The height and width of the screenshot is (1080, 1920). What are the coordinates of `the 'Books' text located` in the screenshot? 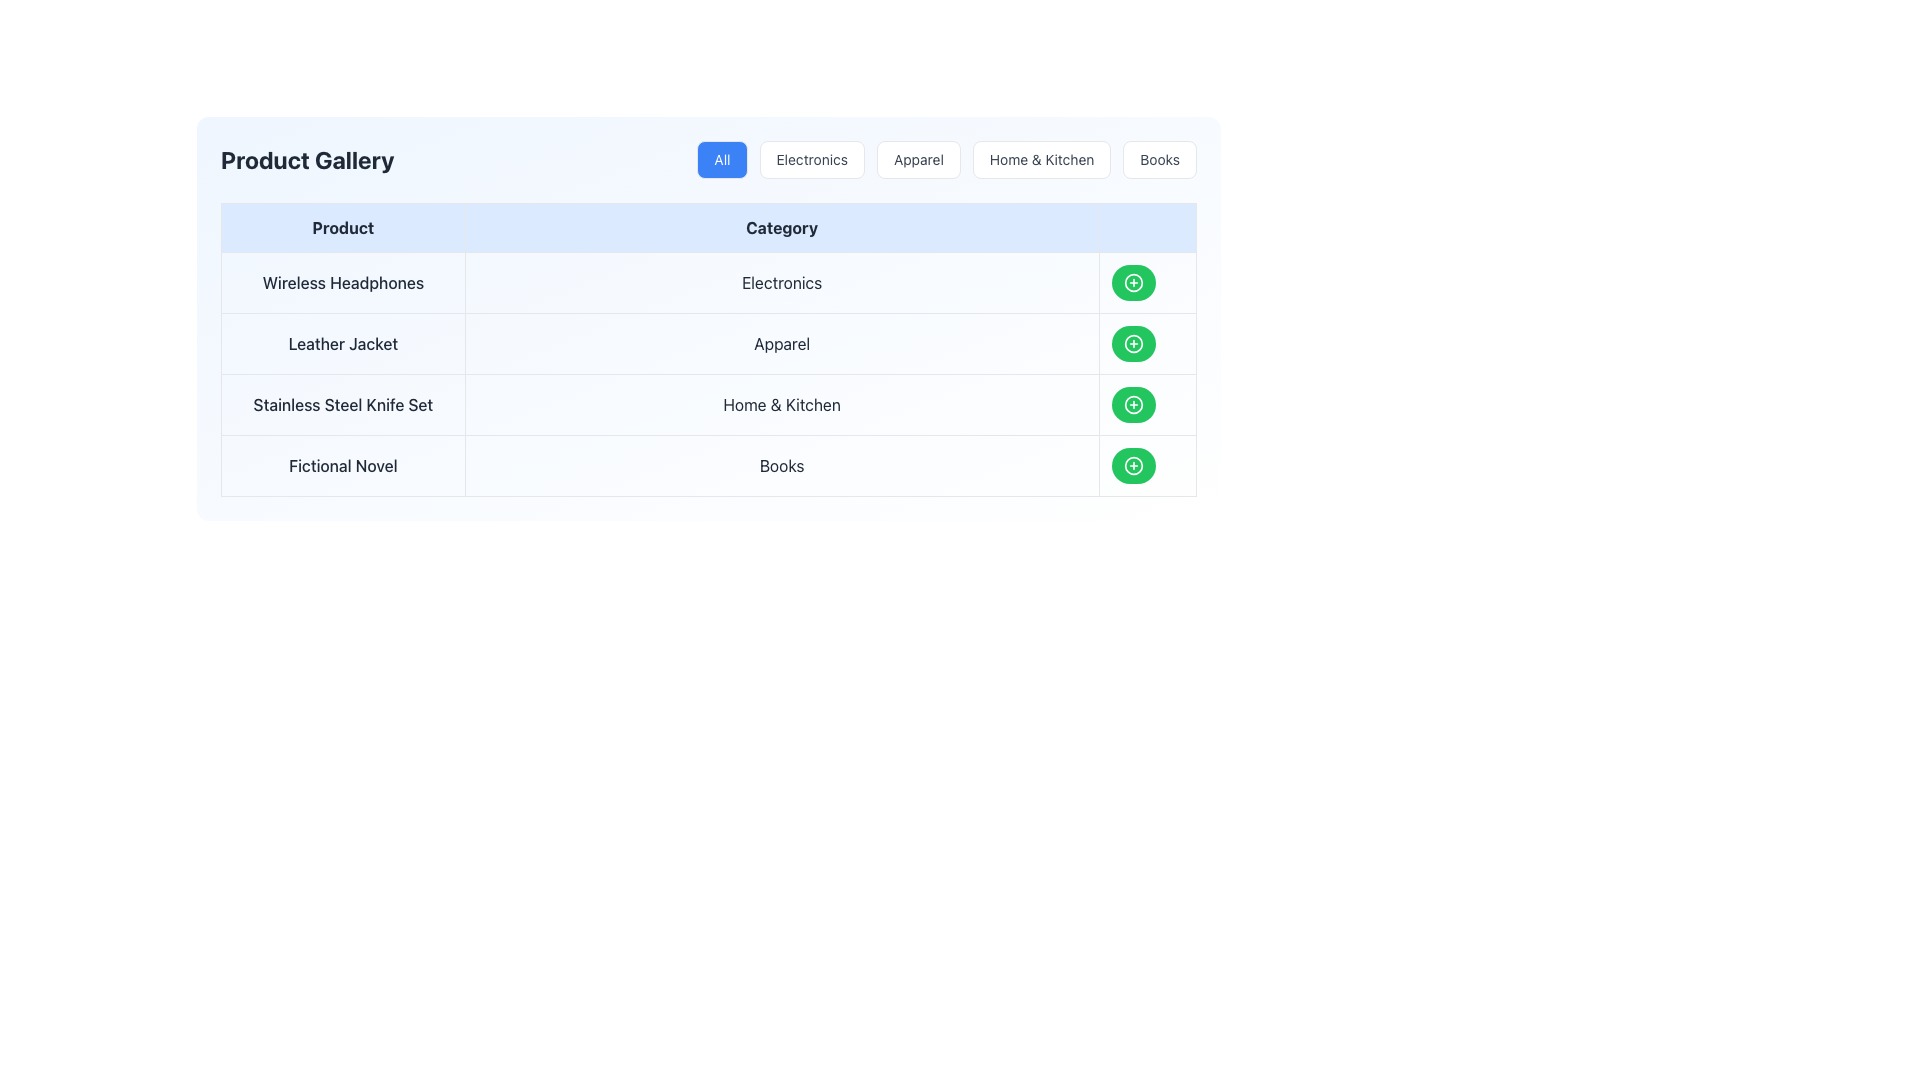 It's located at (781, 466).